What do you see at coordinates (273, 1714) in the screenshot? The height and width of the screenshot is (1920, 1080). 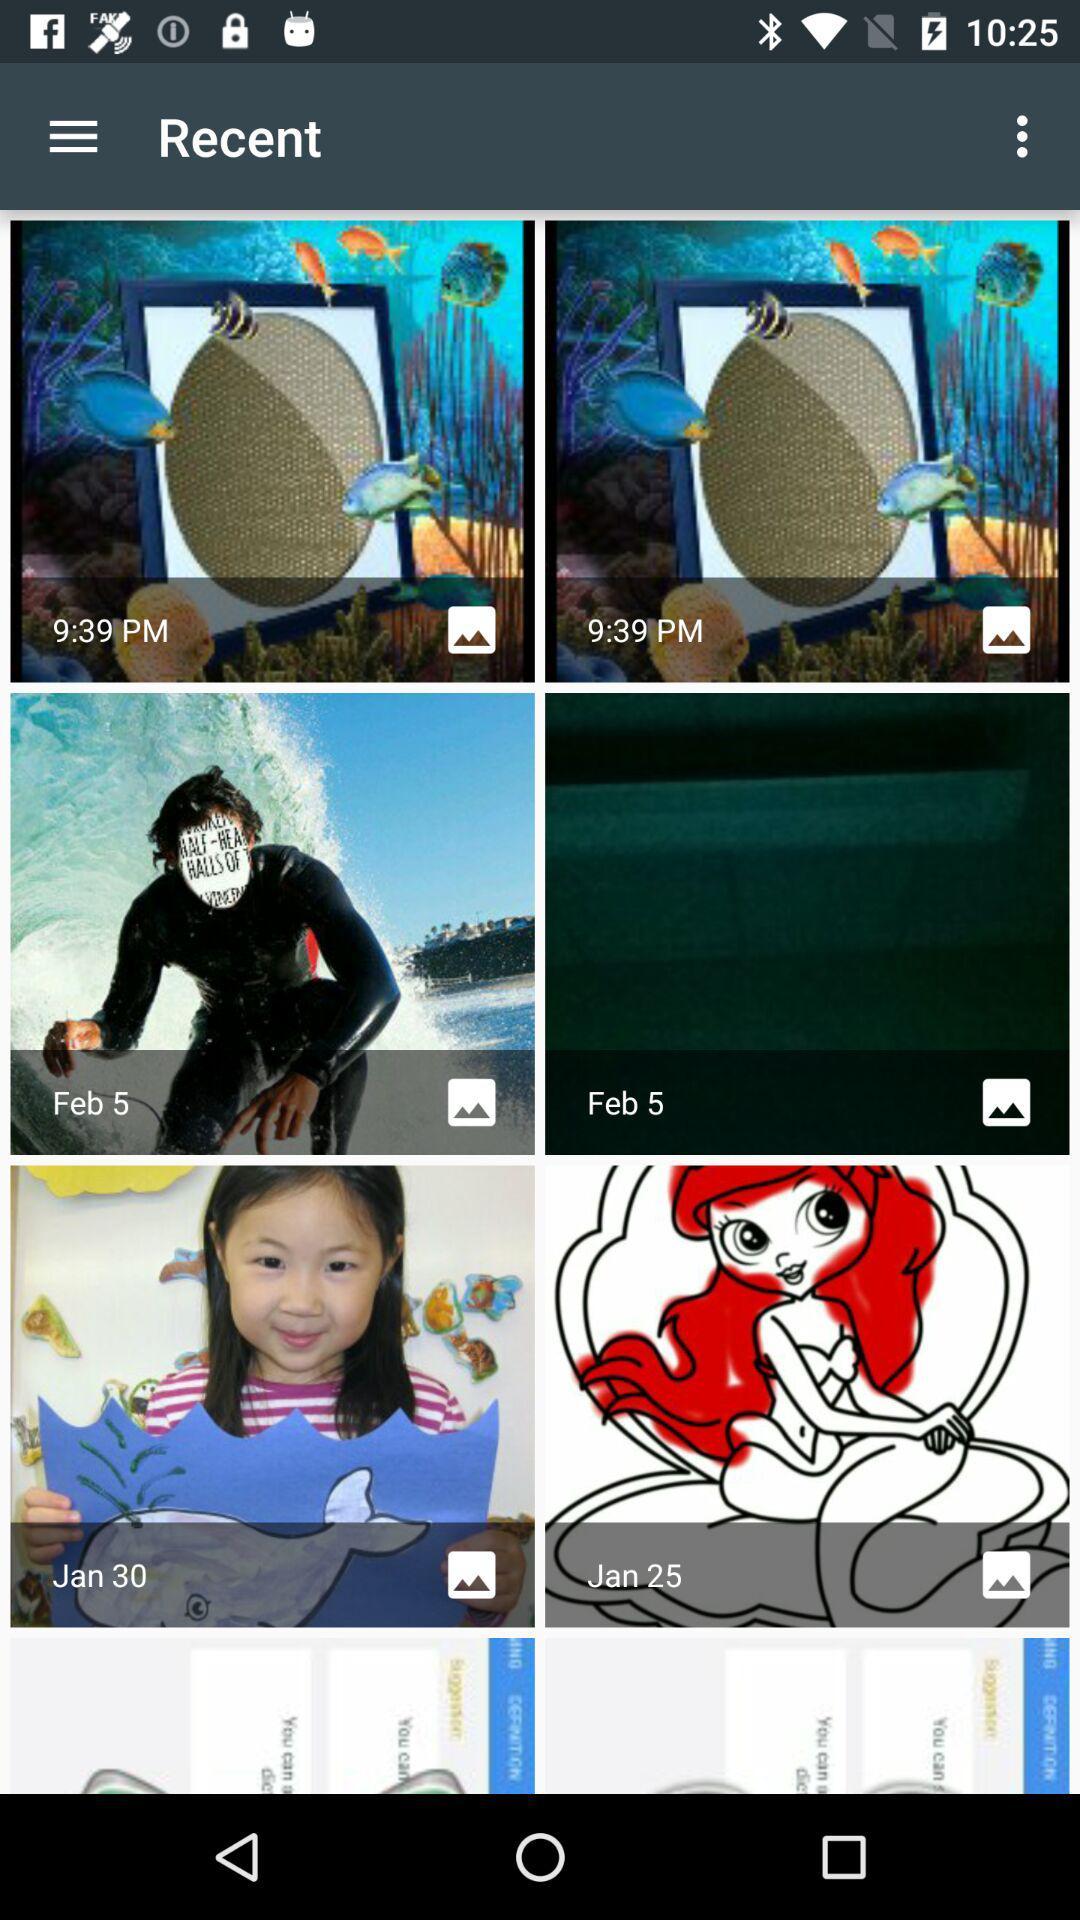 I see `the first image in last row` at bounding box center [273, 1714].